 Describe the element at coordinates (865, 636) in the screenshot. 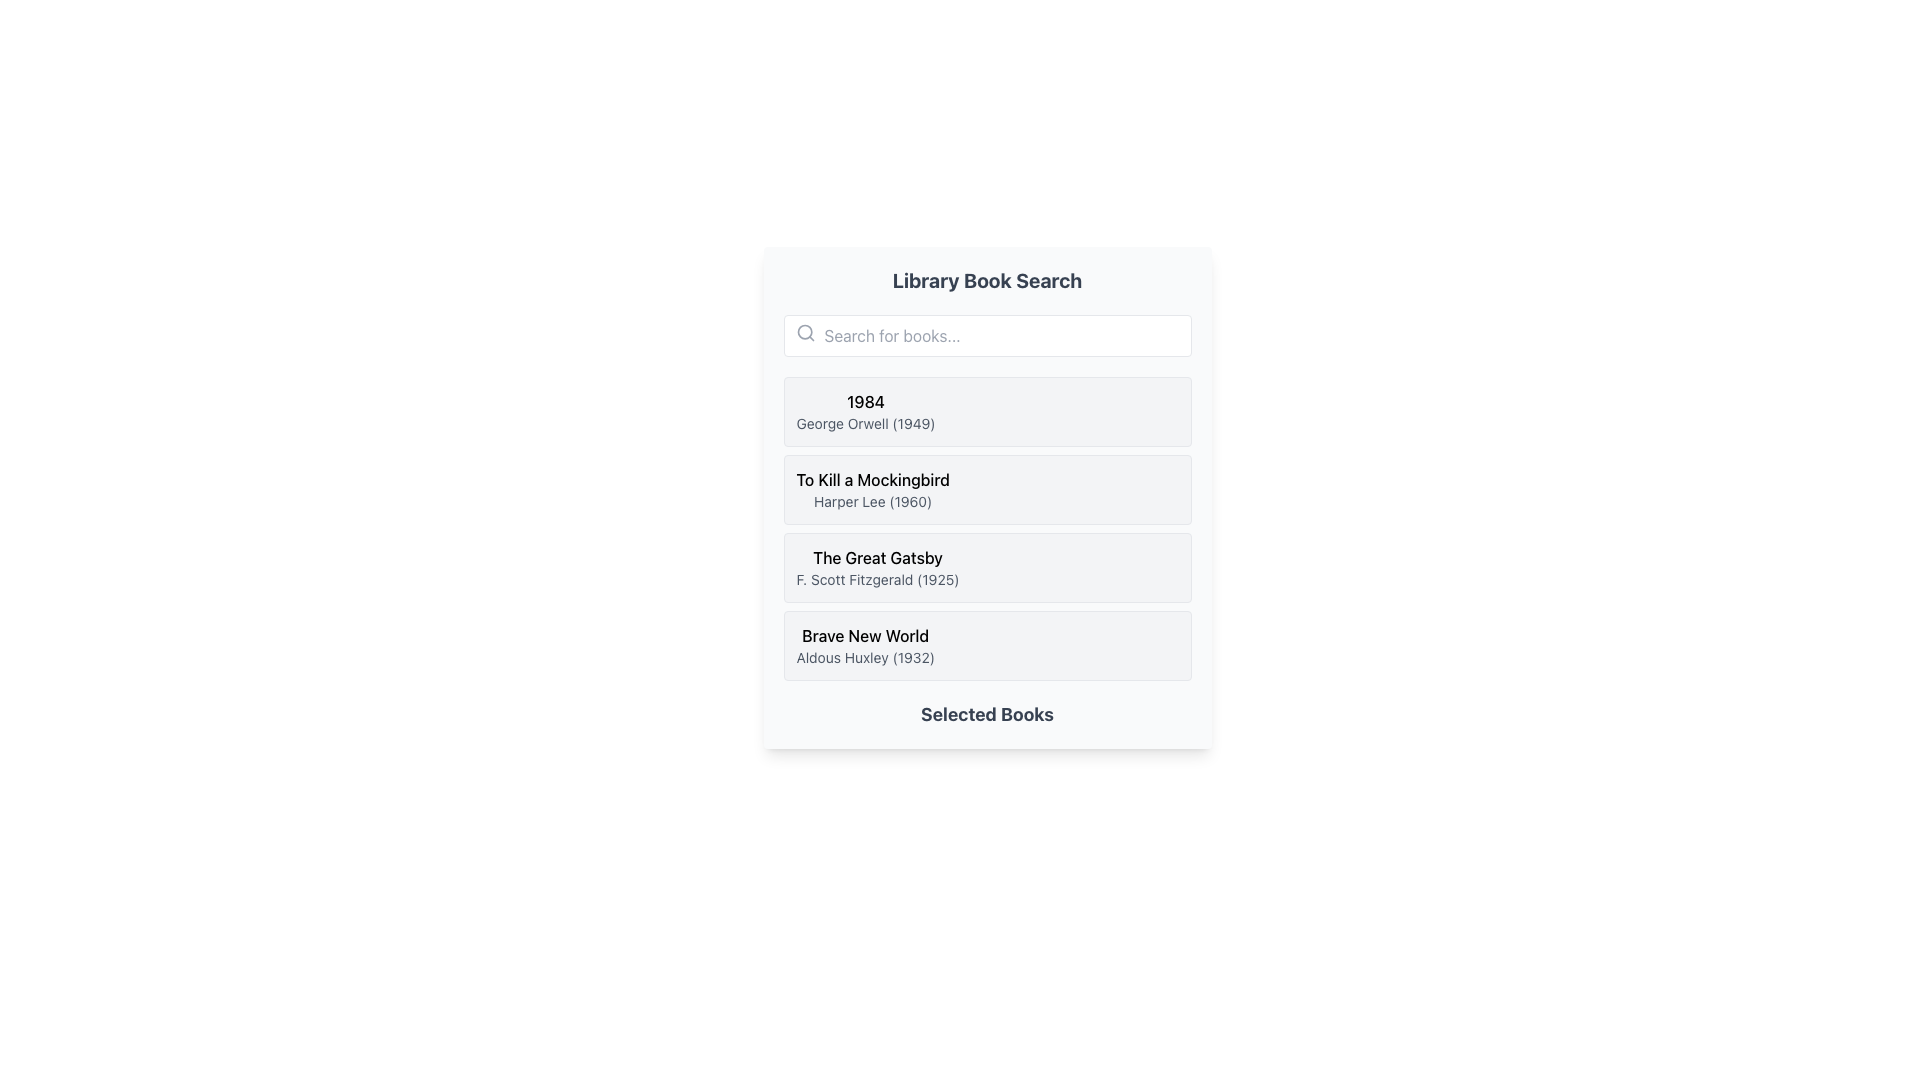

I see `the title of the book displayed` at that location.